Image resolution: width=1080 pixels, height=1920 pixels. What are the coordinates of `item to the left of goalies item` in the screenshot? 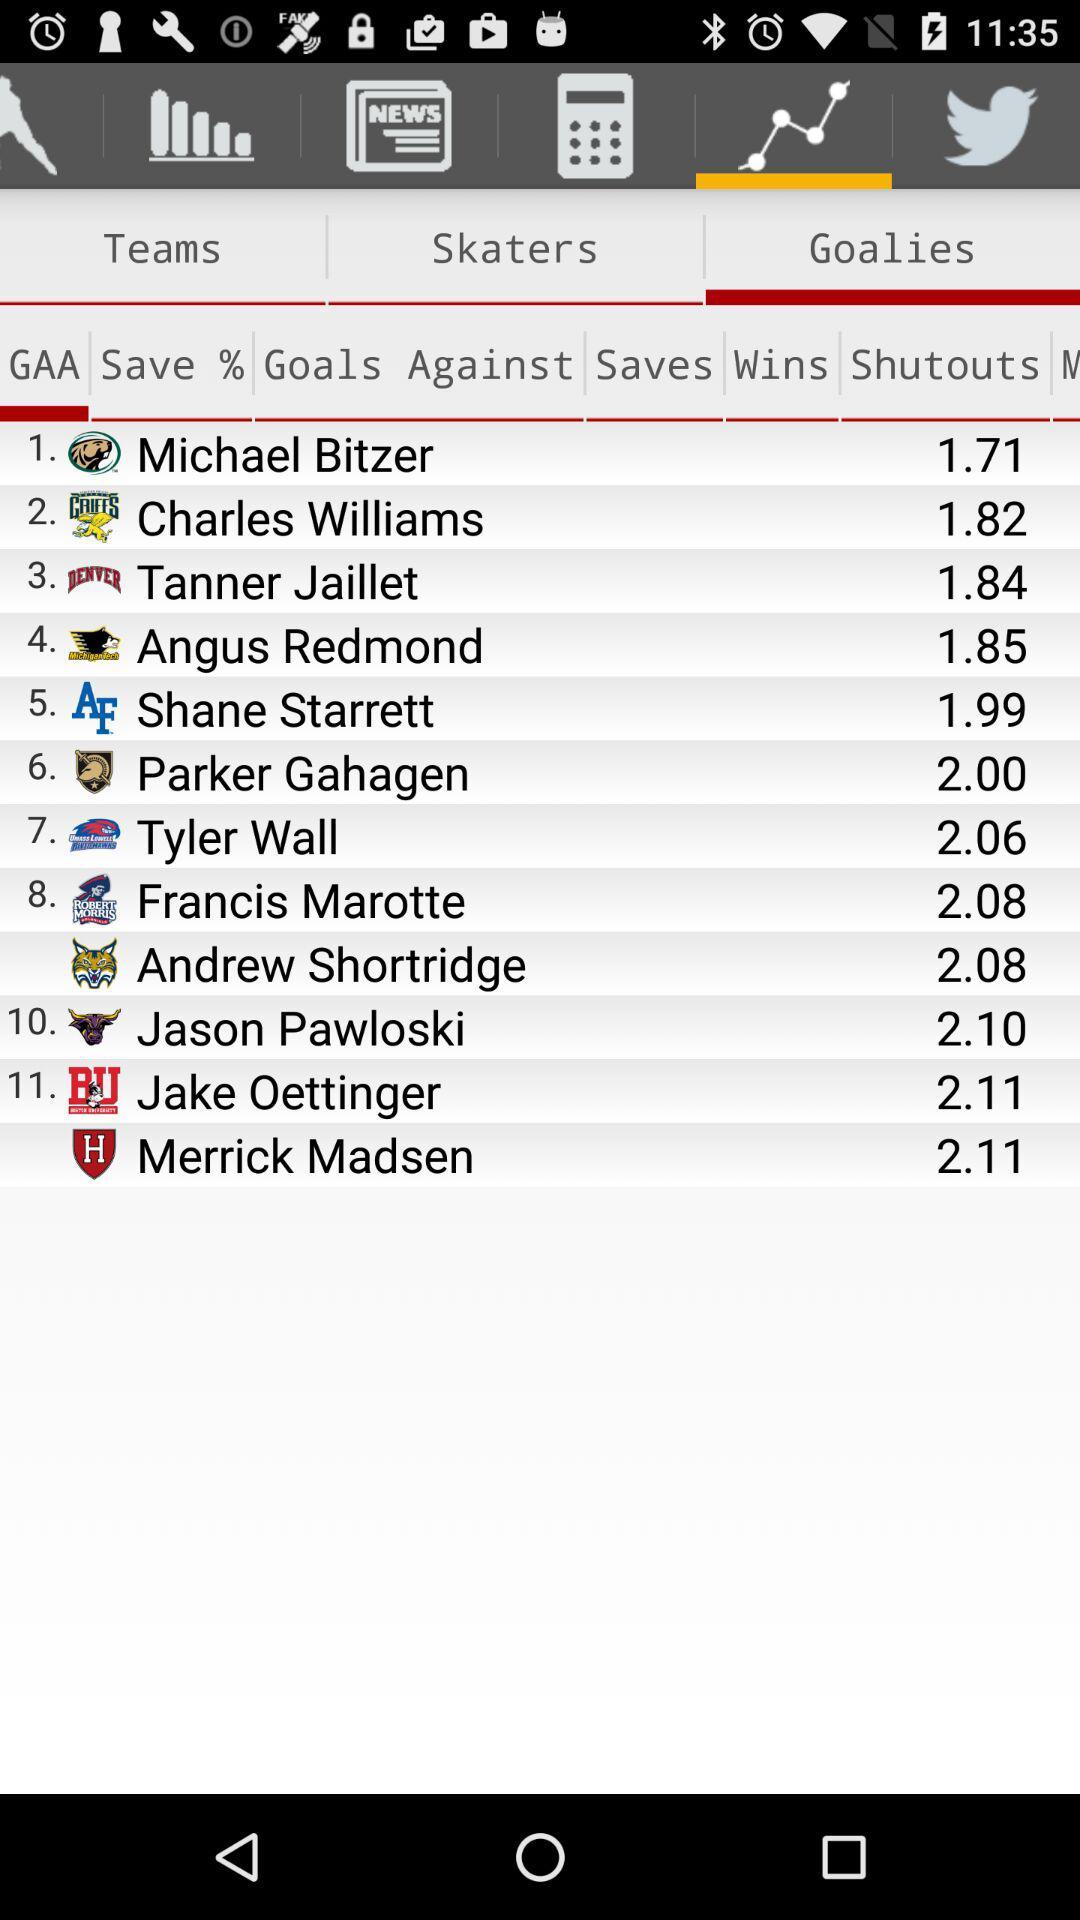 It's located at (514, 246).